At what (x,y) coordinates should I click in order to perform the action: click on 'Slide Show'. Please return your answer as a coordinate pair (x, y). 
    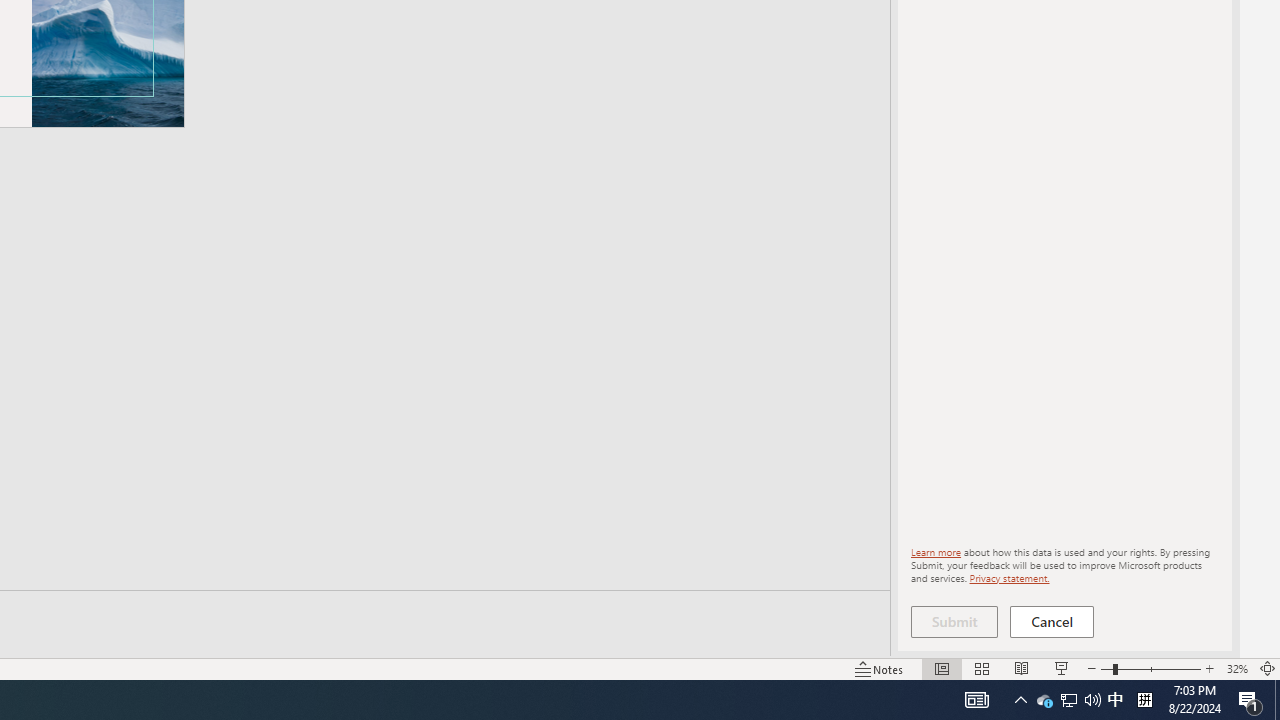
    Looking at the image, I should click on (1060, 669).